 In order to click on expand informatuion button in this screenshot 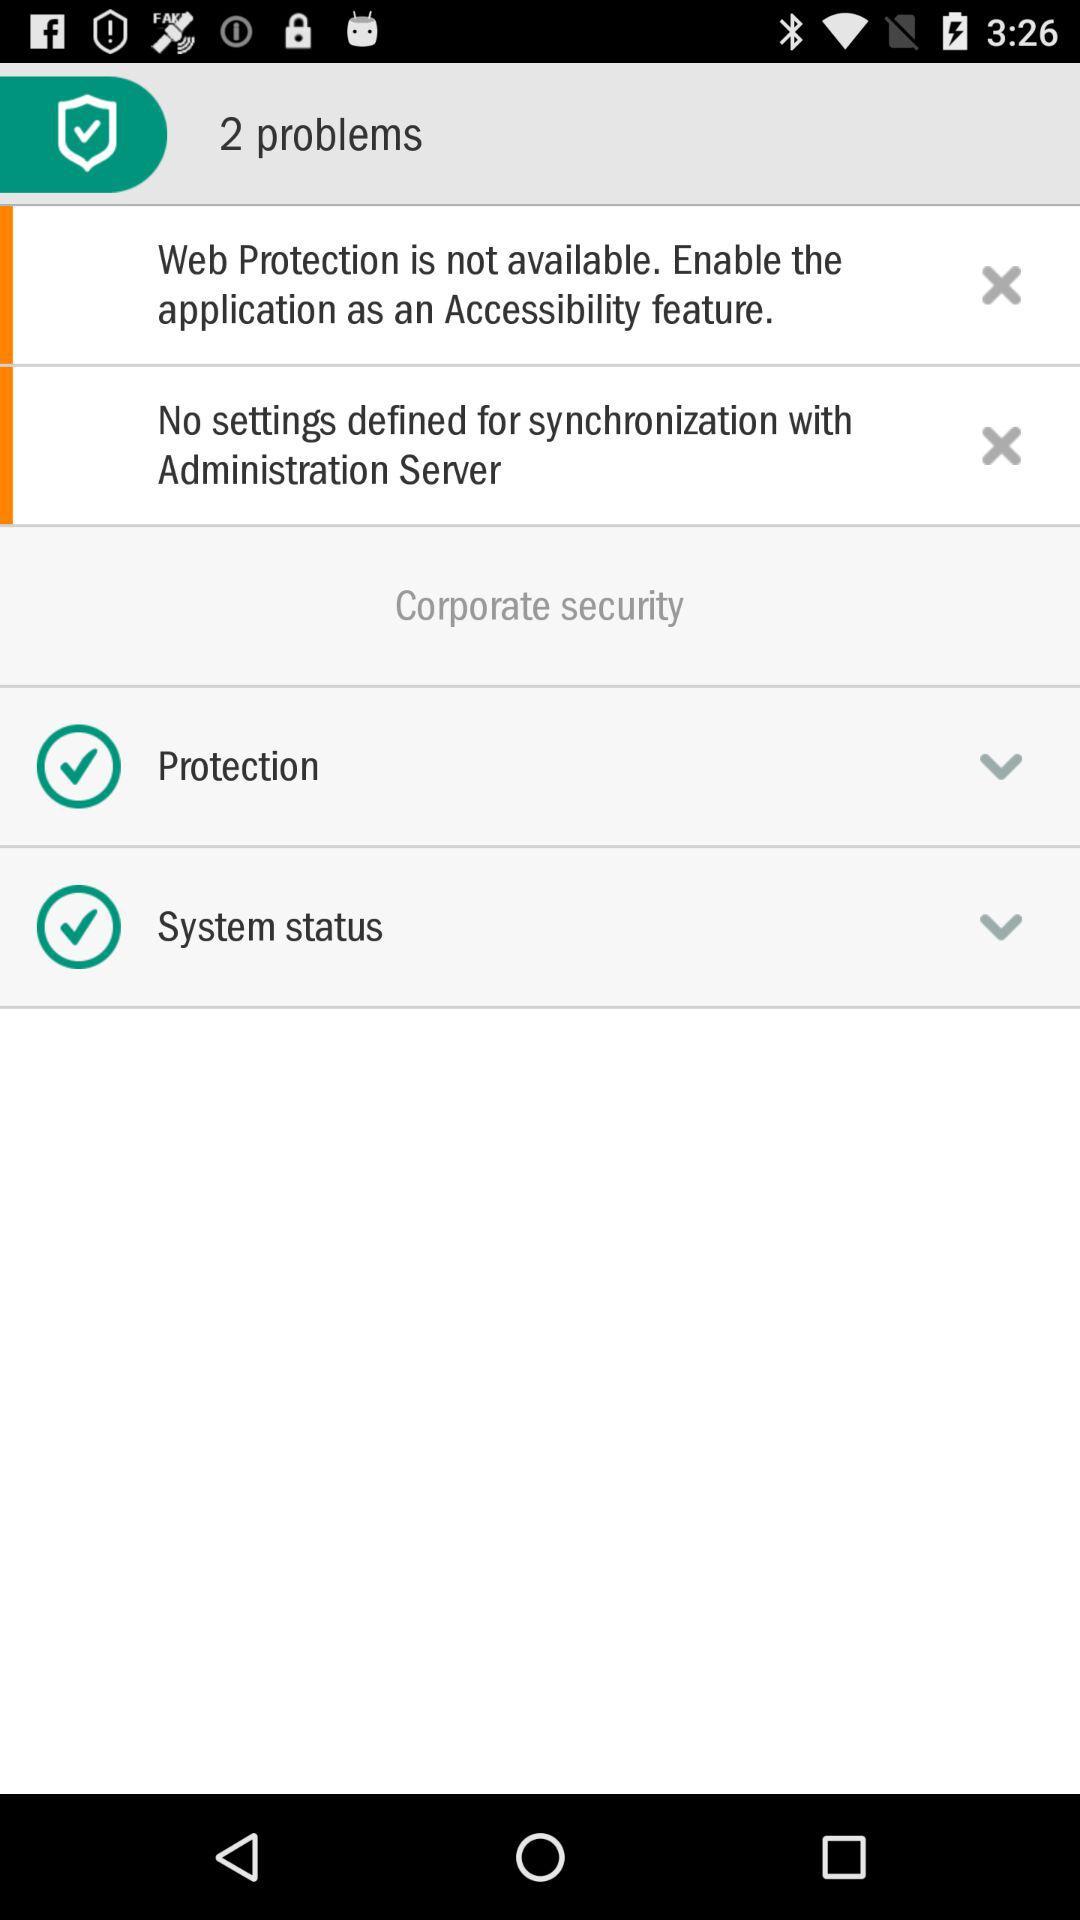, I will do `click(1001, 765)`.